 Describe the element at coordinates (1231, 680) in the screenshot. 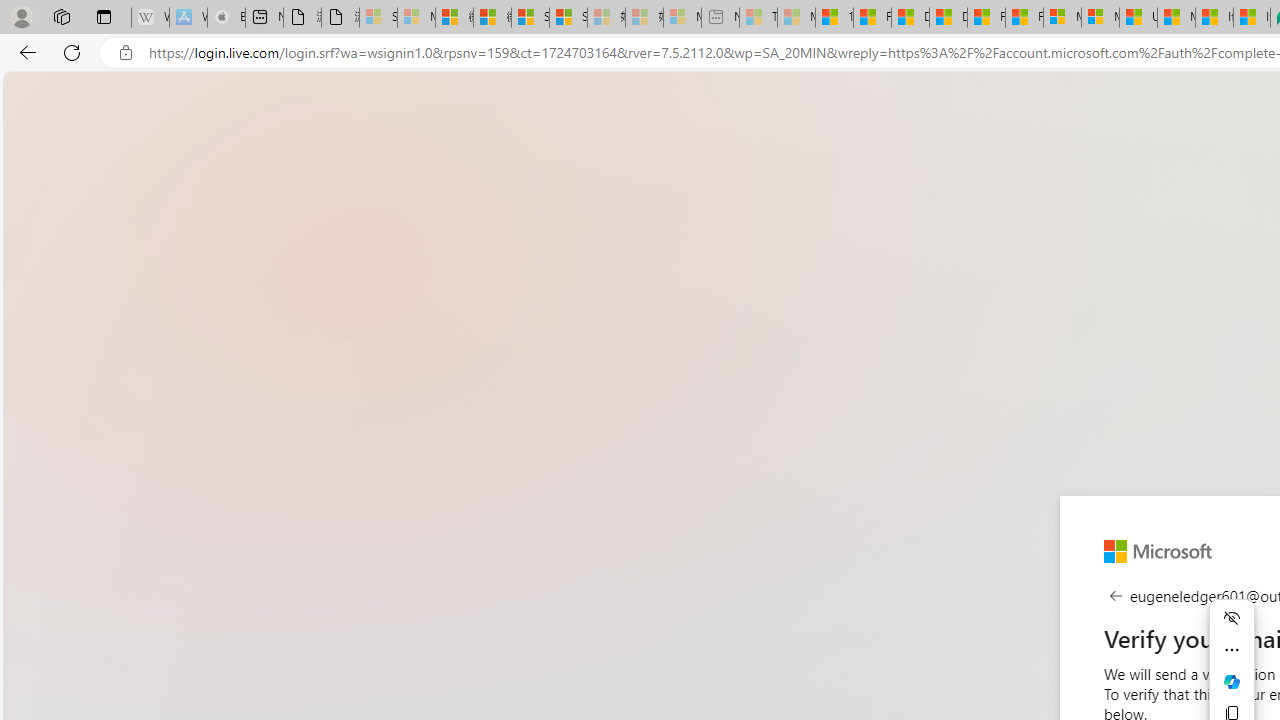

I see `'Ask Copilot'` at that location.